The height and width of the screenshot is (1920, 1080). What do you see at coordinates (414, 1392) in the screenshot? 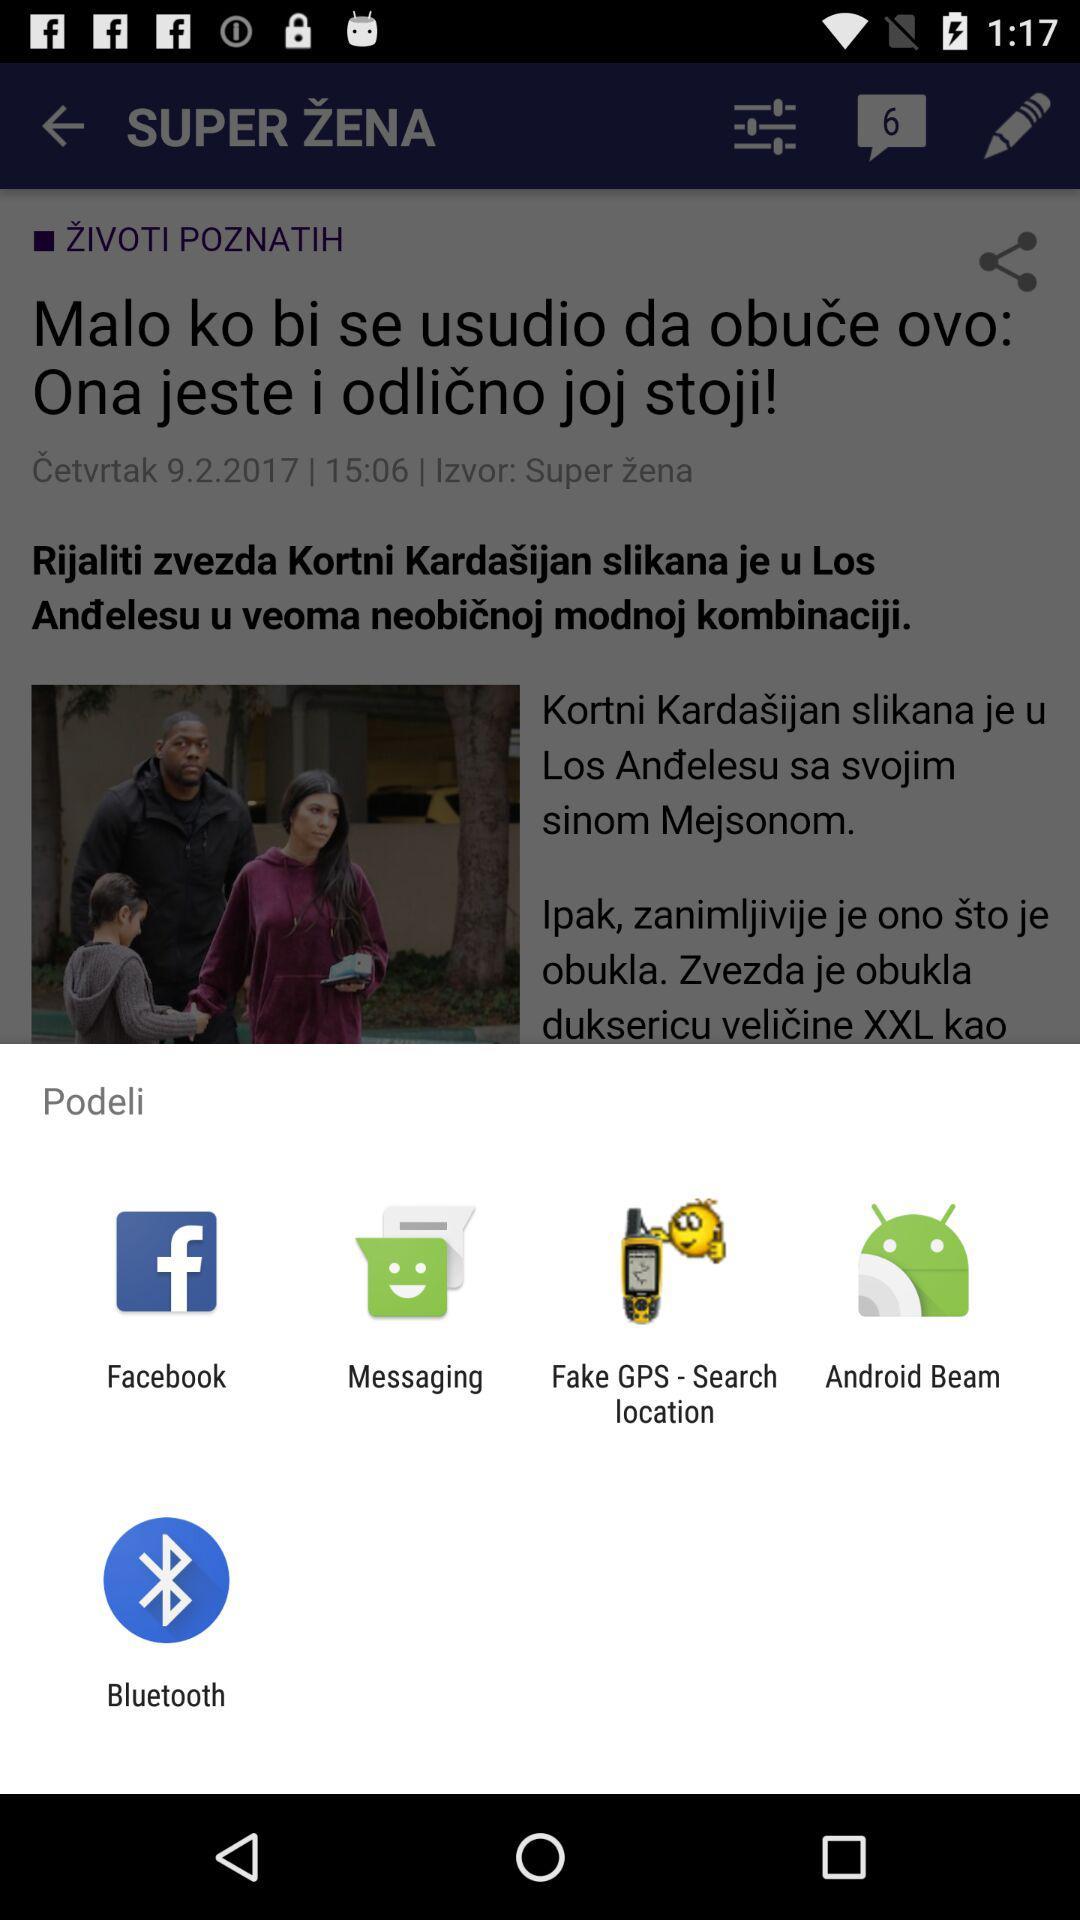
I see `item next to fake gps search` at bounding box center [414, 1392].